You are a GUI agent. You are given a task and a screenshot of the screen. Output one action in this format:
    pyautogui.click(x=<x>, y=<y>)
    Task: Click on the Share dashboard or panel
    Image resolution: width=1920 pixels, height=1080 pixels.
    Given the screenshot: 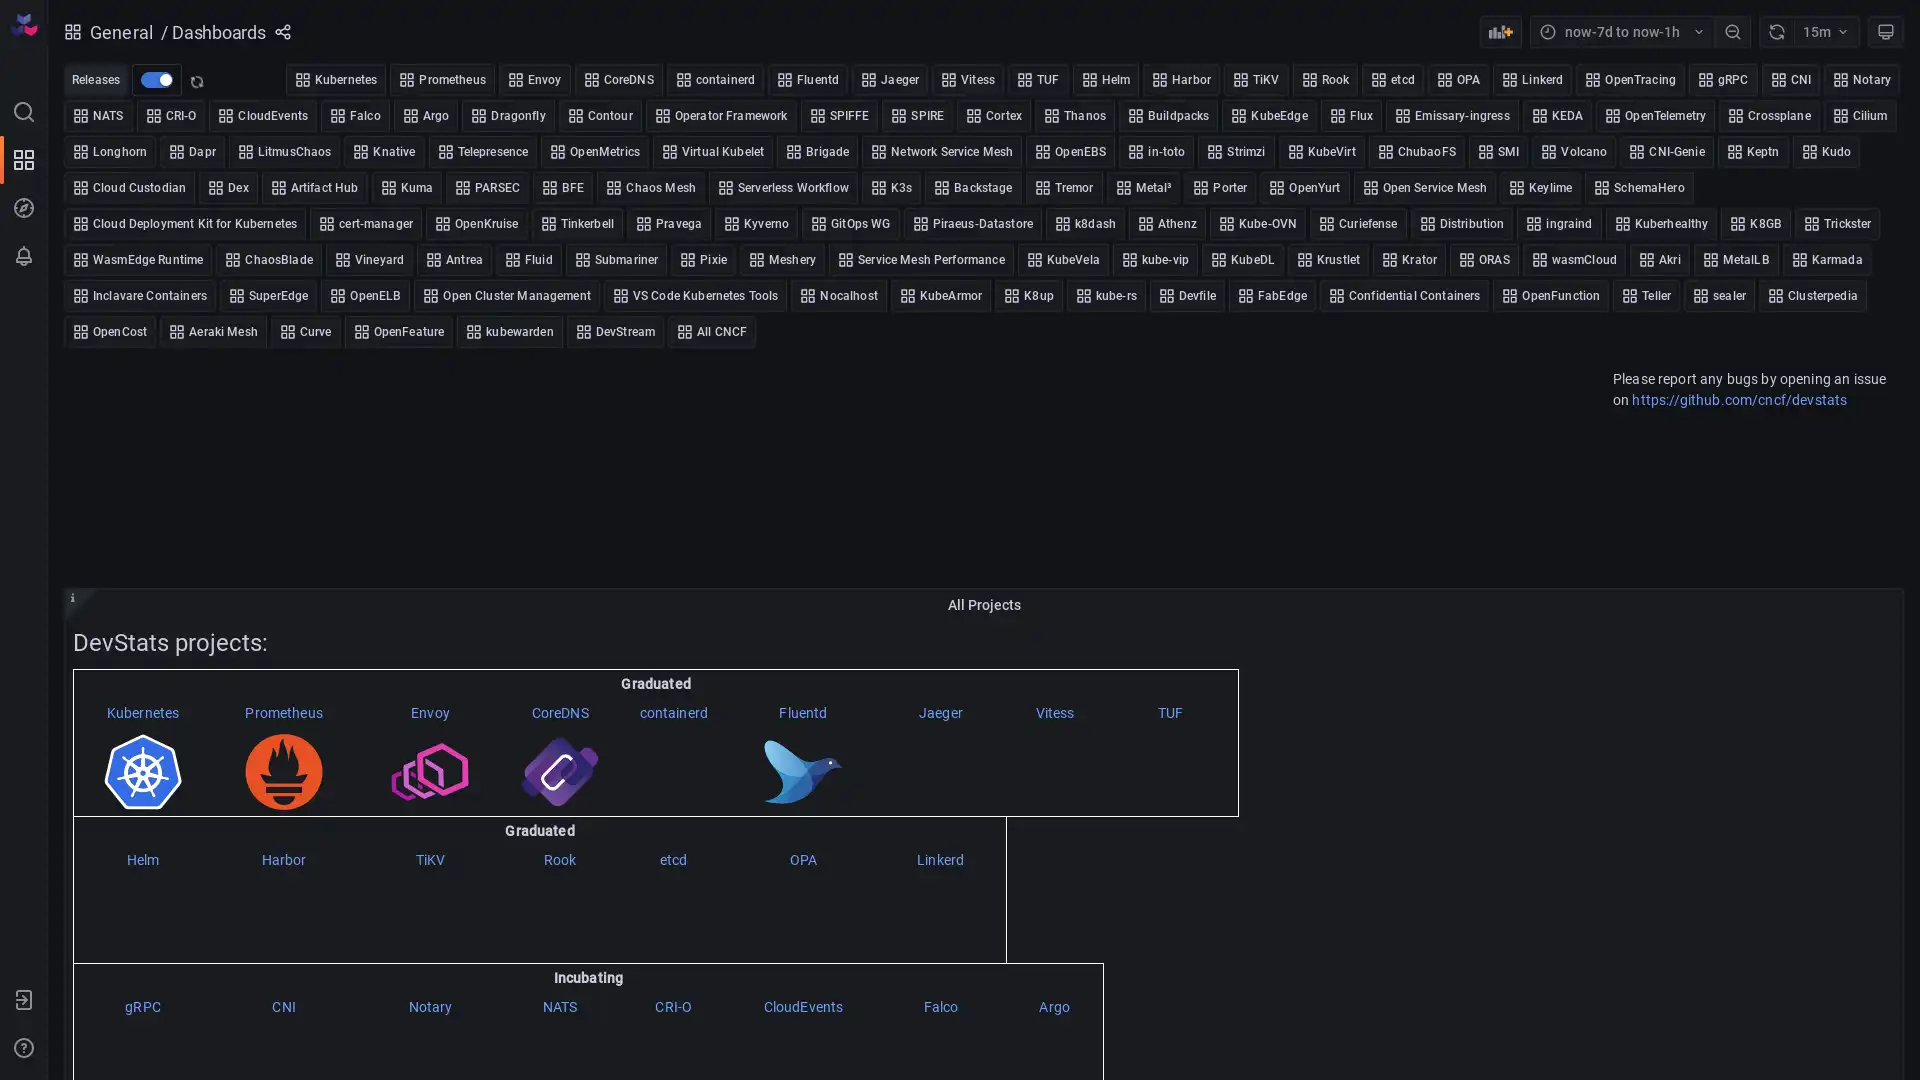 What is the action you would take?
    pyautogui.click(x=281, y=31)
    